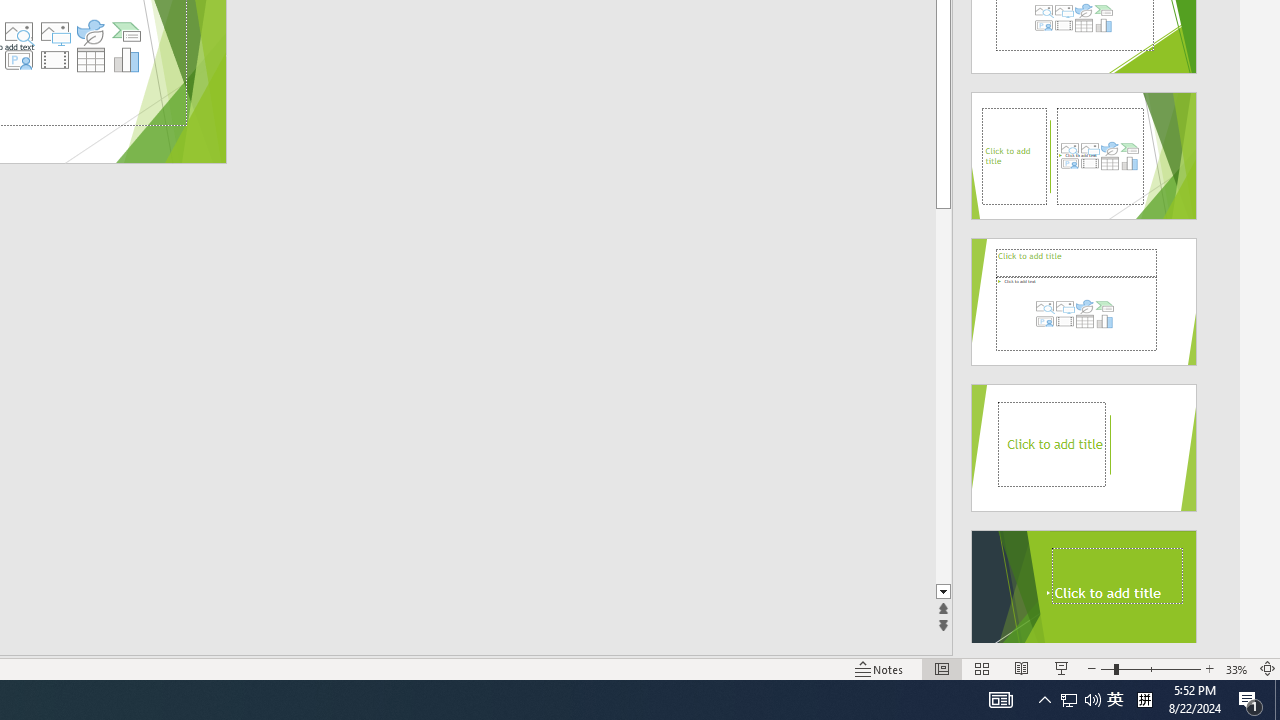 The width and height of the screenshot is (1280, 720). What do you see at coordinates (126, 32) in the screenshot?
I see `'Insert a SmartArt Graphic'` at bounding box center [126, 32].